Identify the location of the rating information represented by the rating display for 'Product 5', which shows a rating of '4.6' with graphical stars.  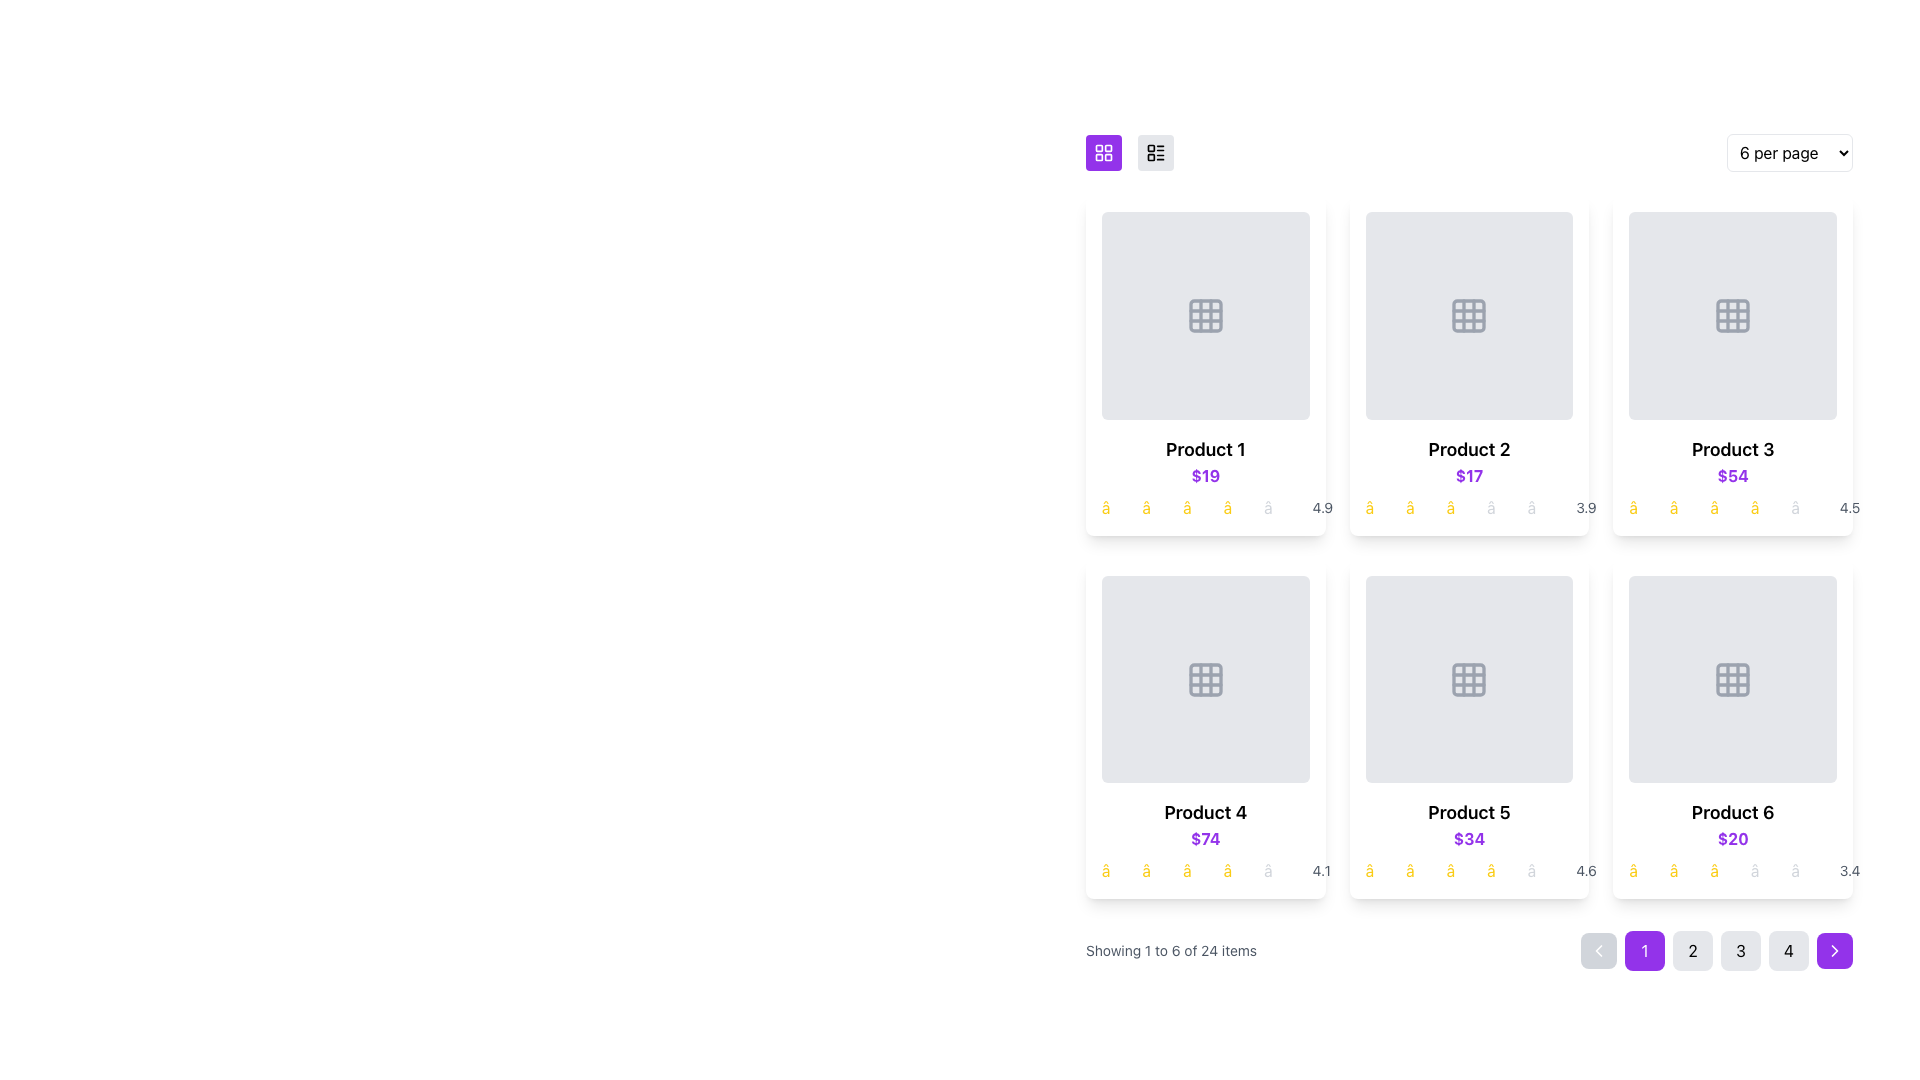
(1469, 870).